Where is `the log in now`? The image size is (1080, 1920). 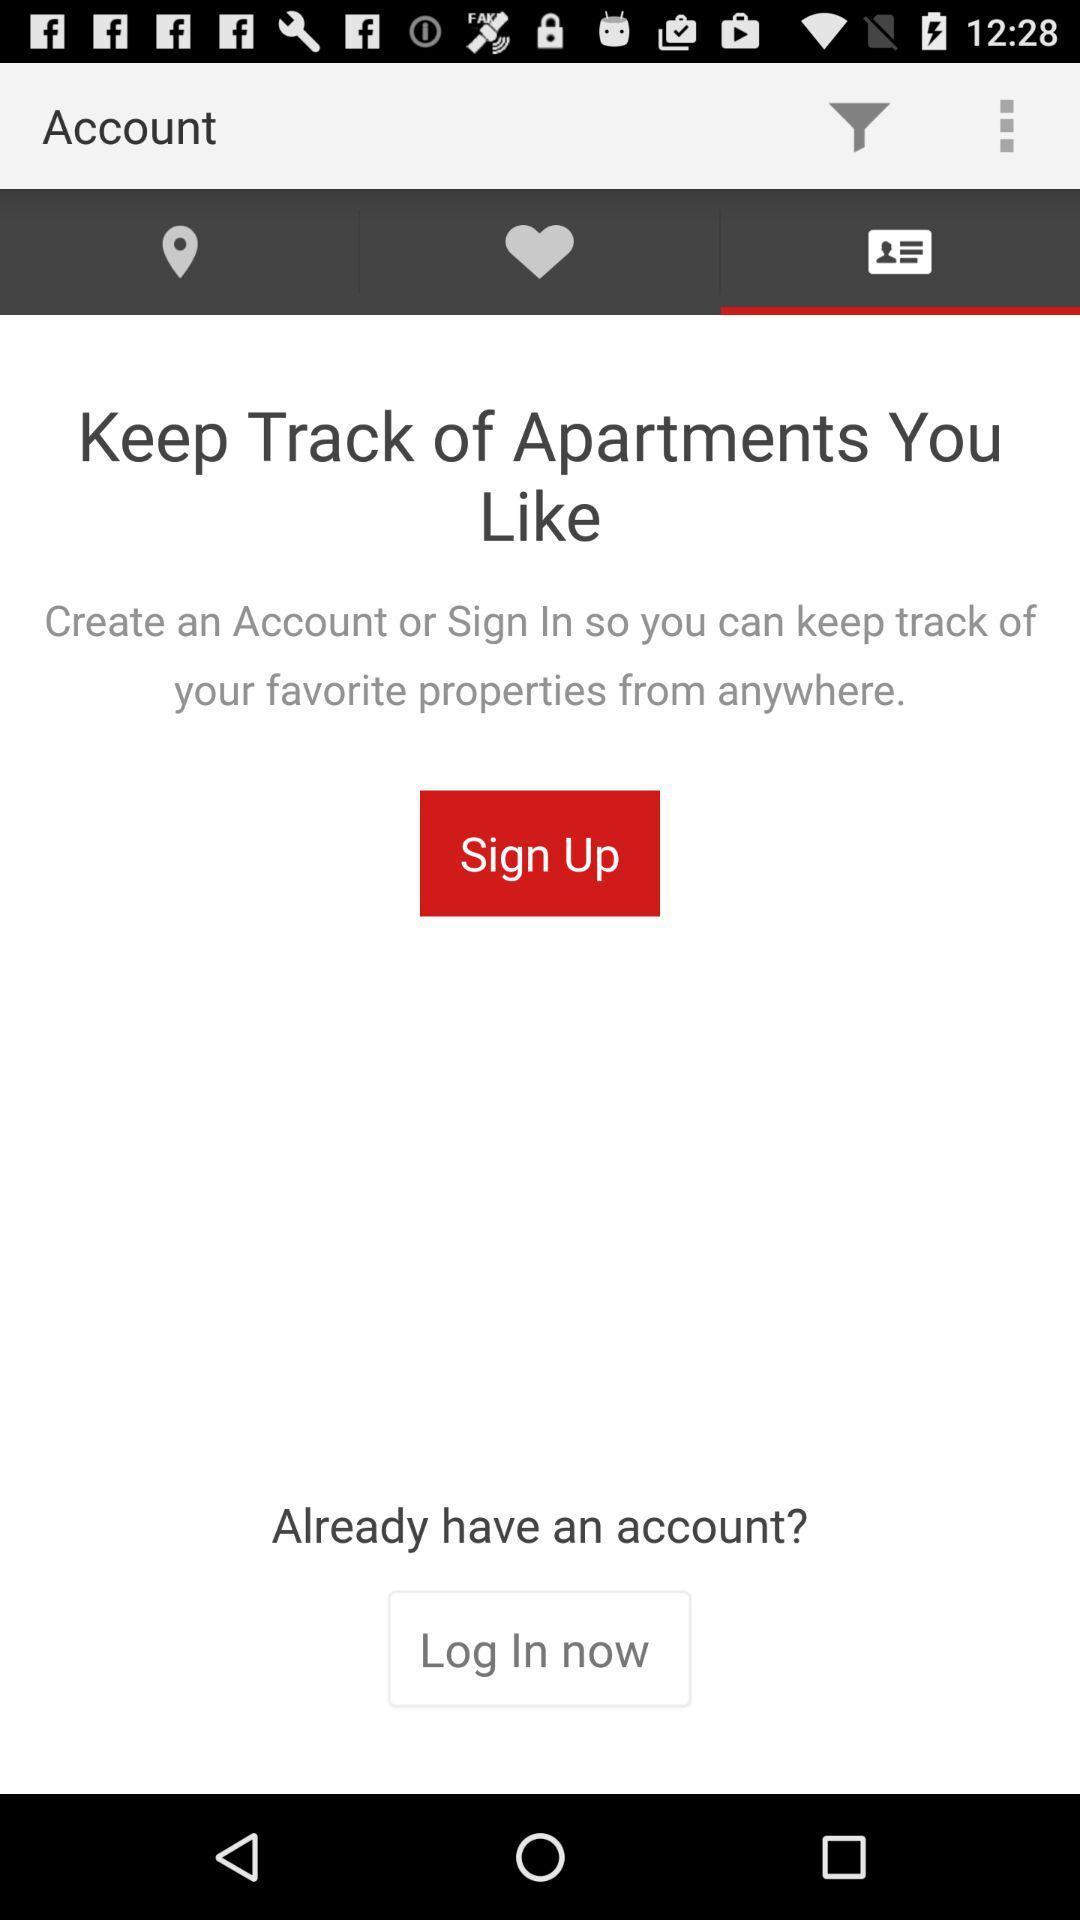 the log in now is located at coordinates (538, 1651).